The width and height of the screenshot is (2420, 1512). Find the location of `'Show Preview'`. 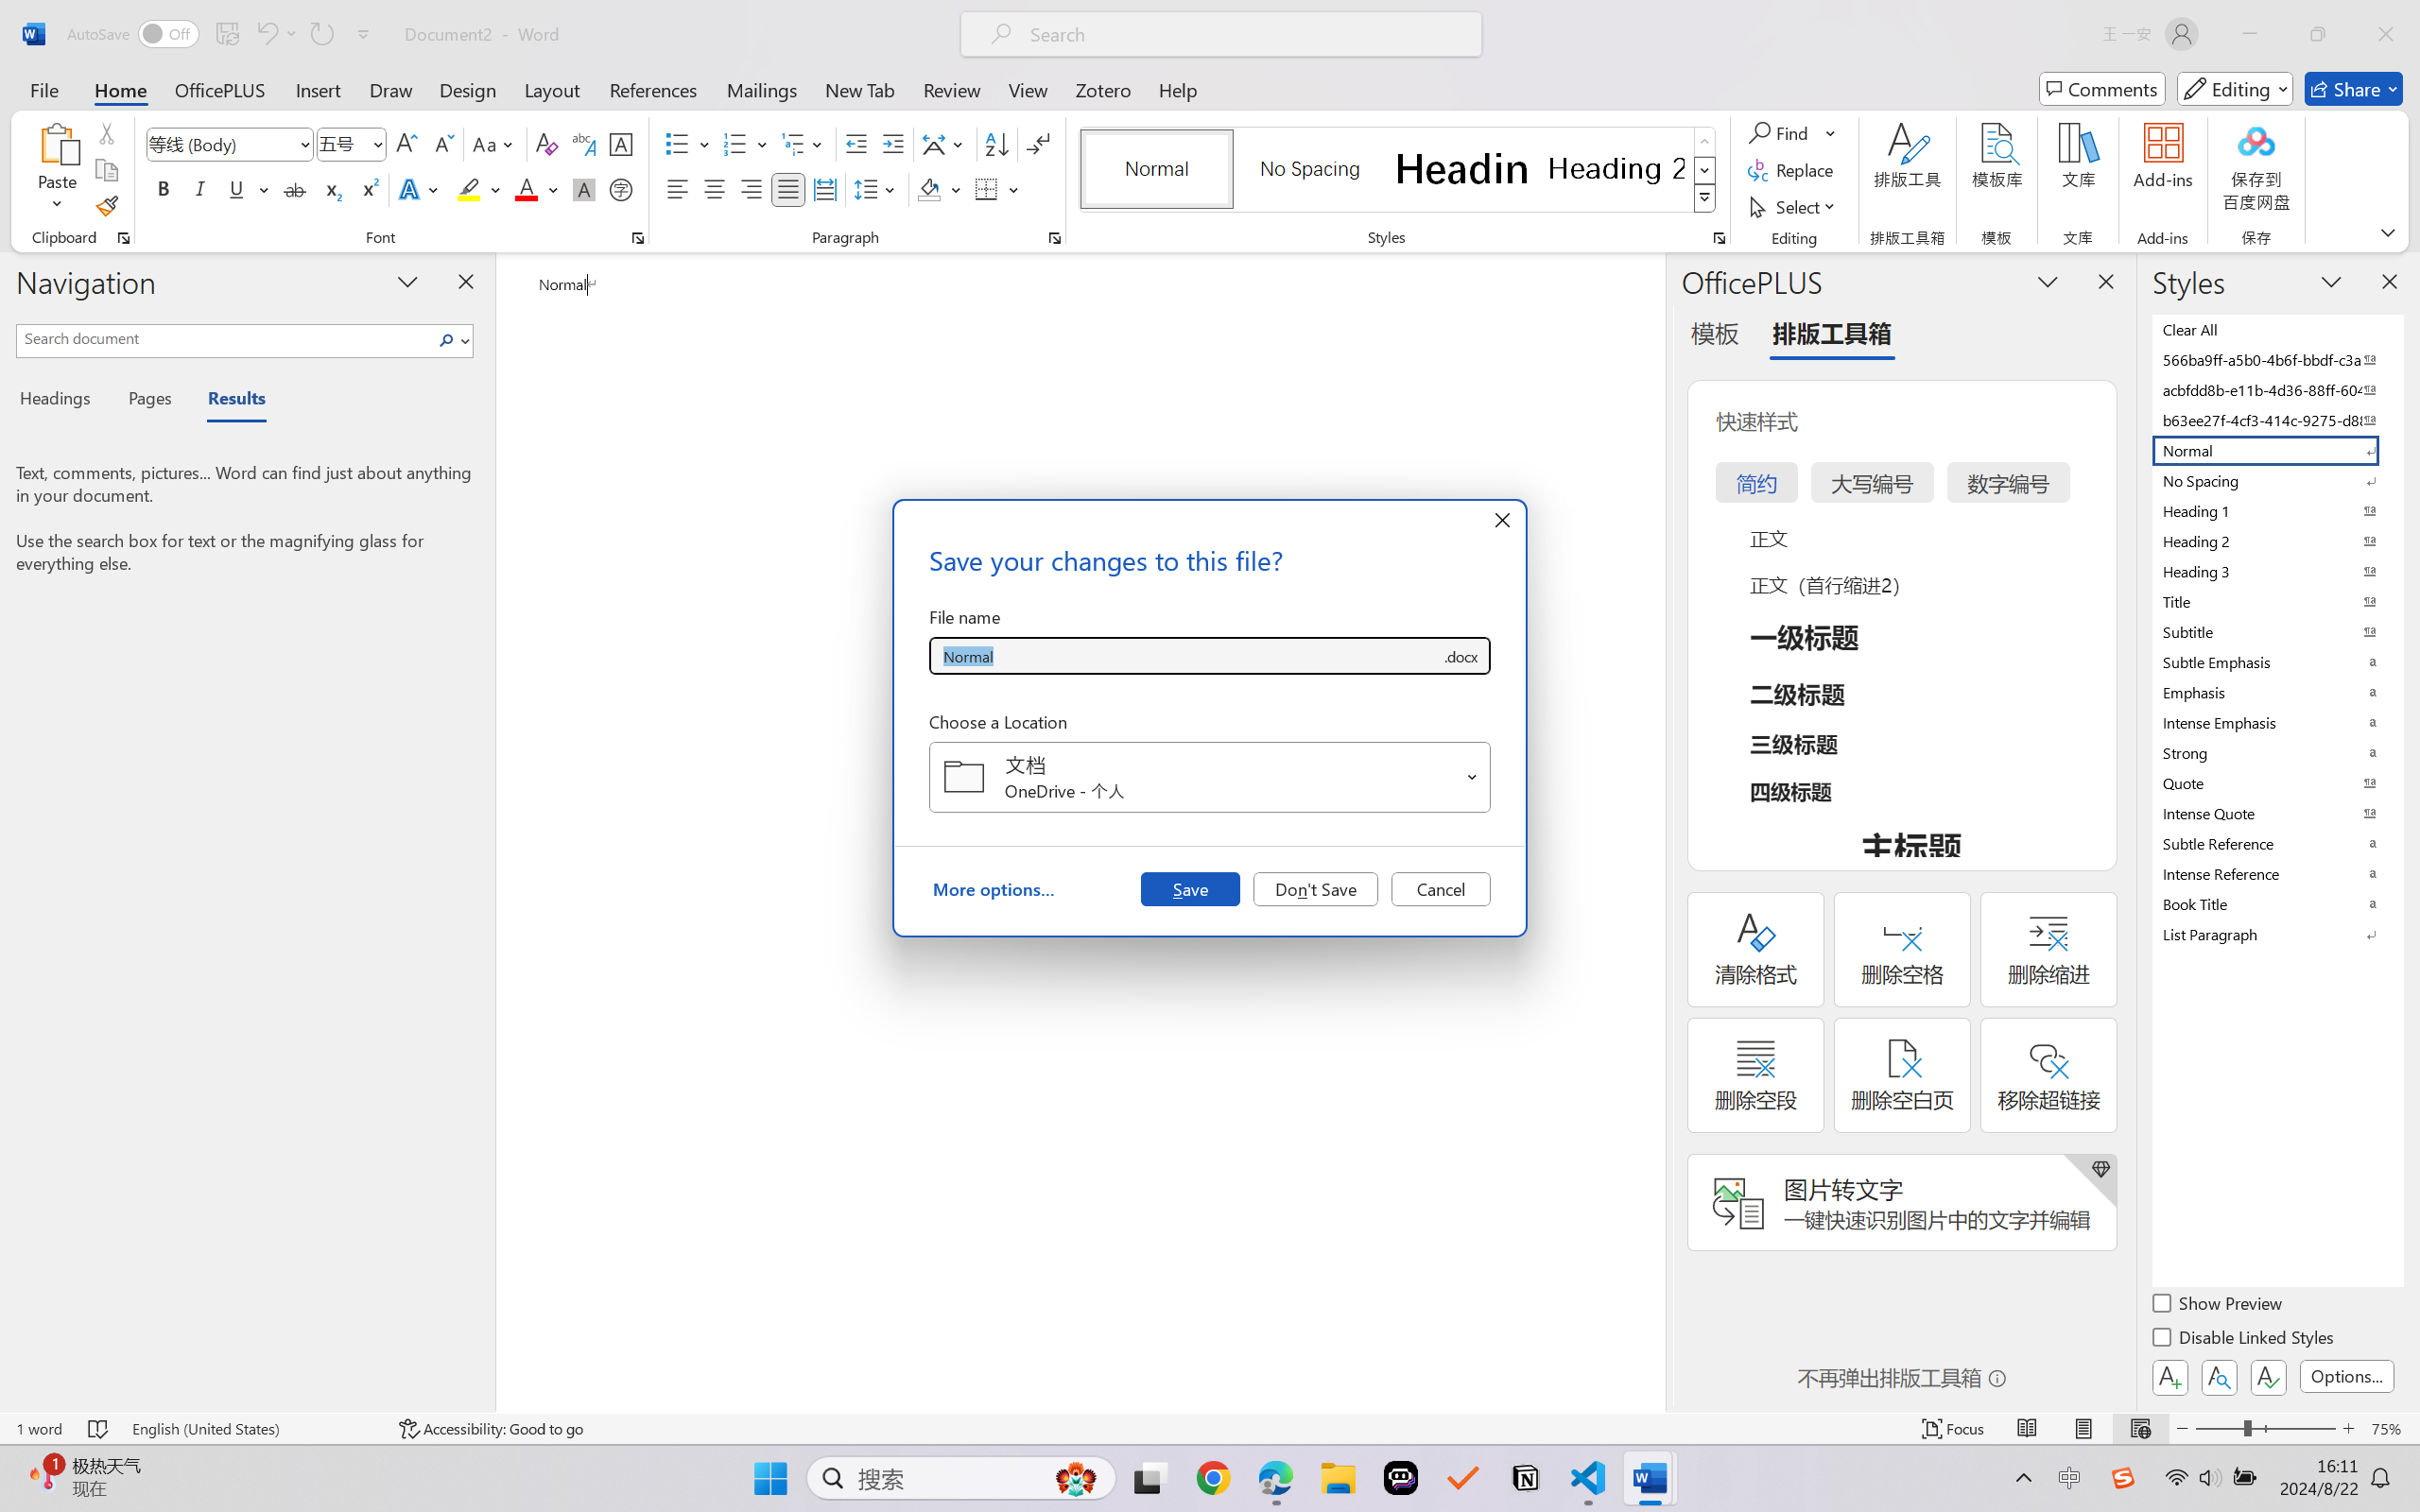

'Show Preview' is located at coordinates (2218, 1305).